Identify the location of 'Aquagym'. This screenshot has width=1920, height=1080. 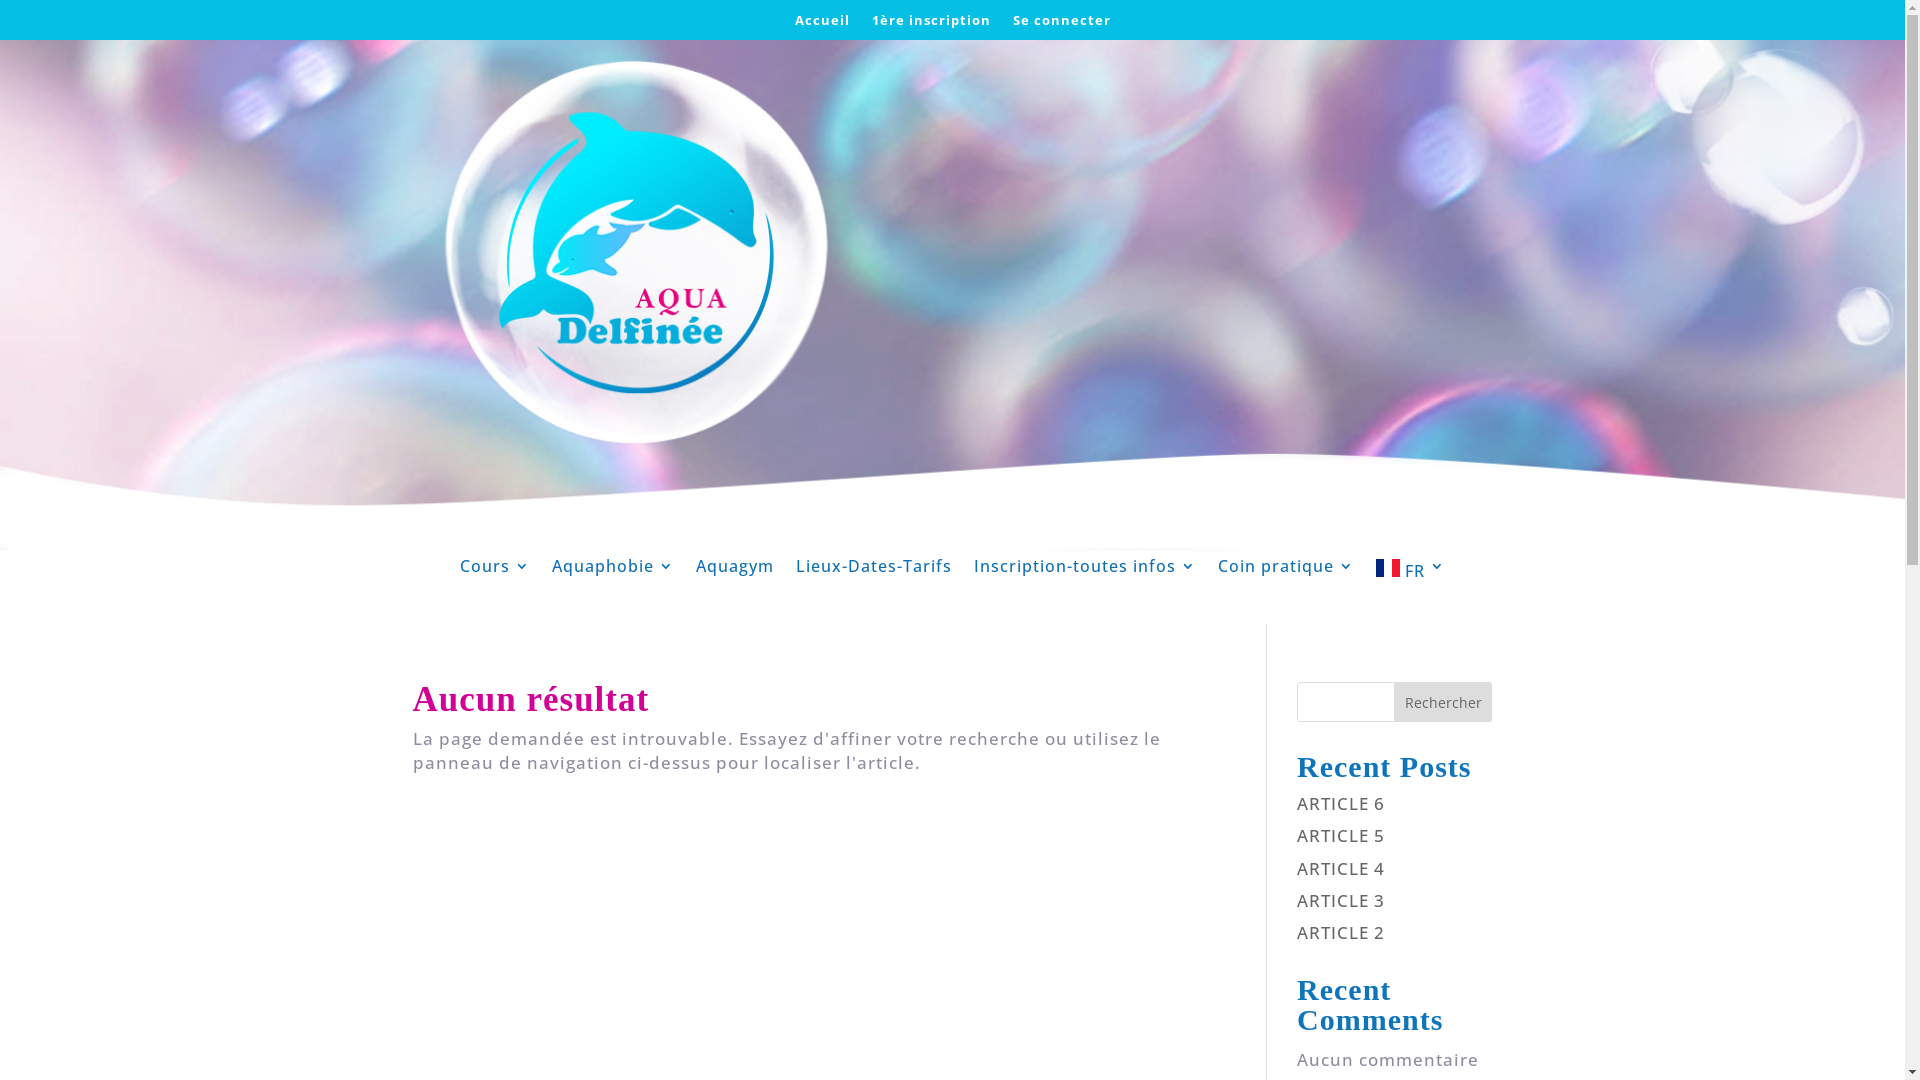
(733, 572).